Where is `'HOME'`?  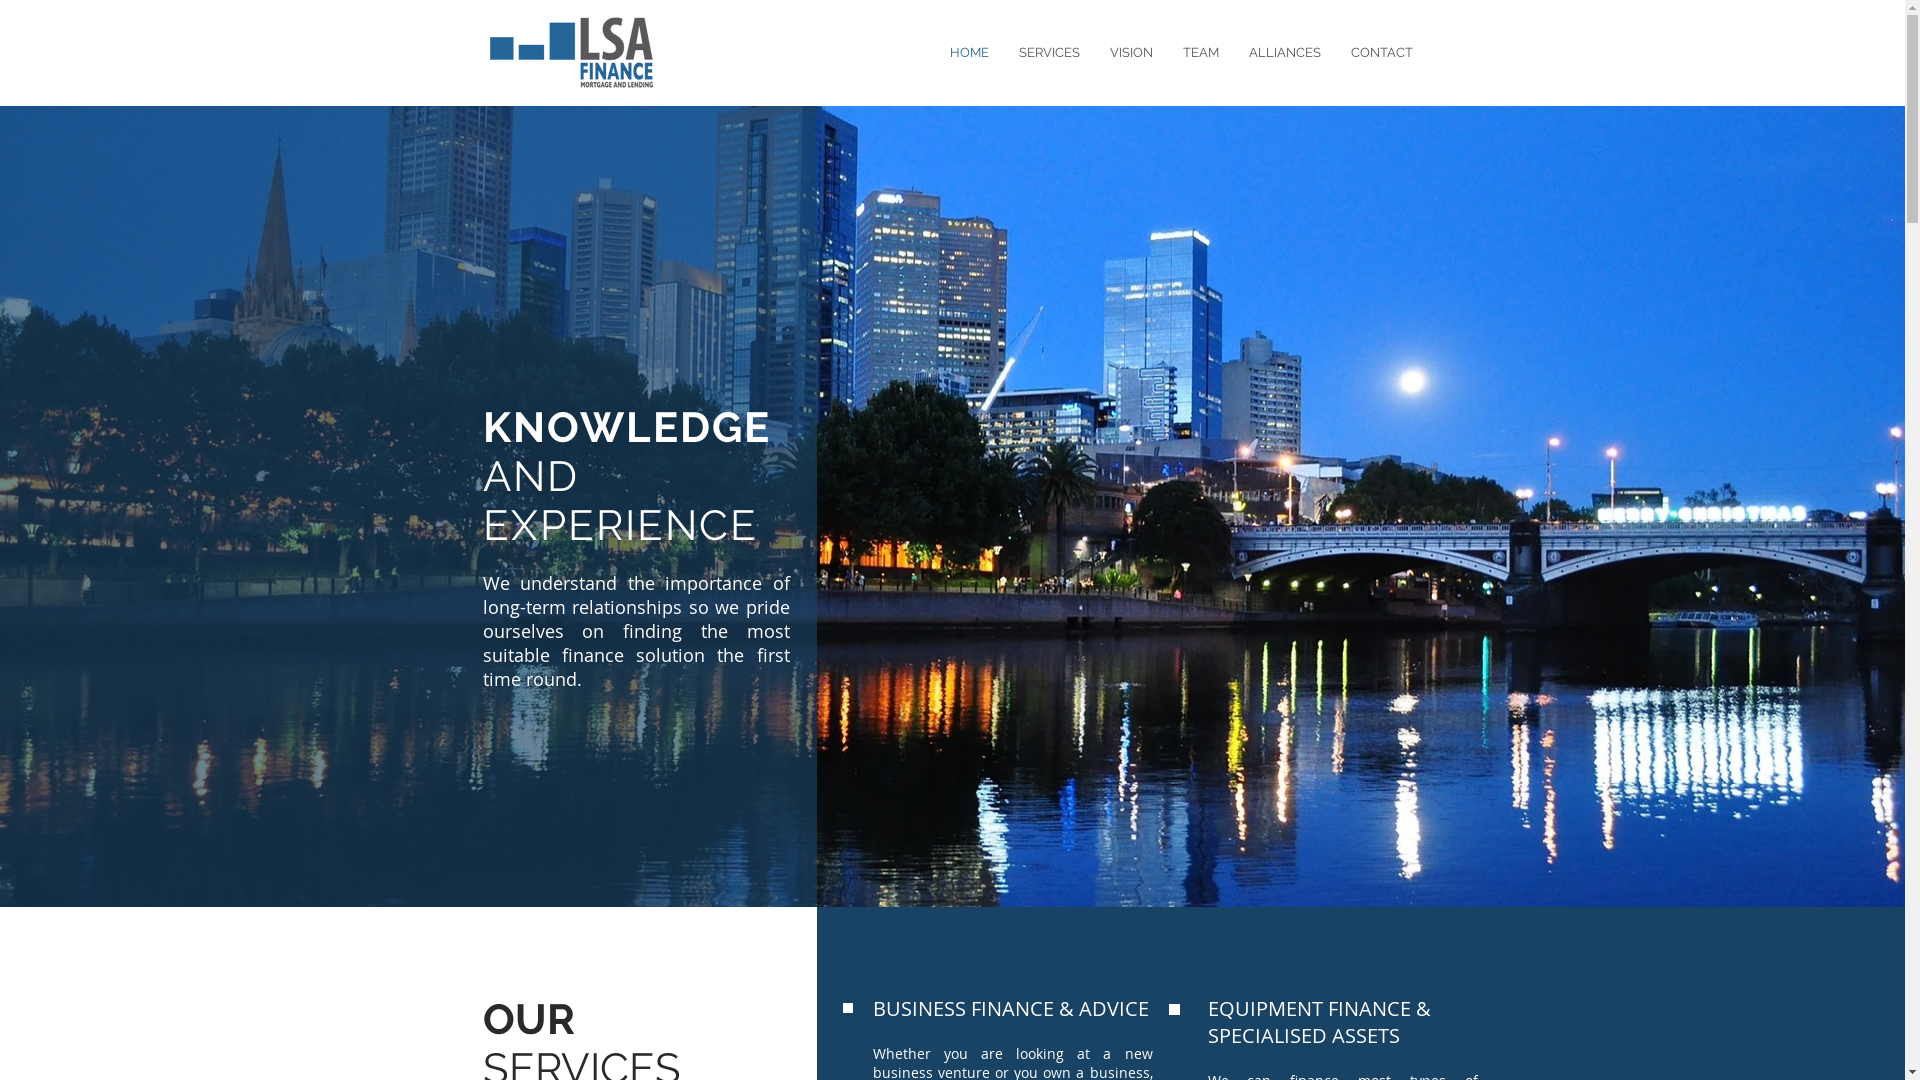 'HOME' is located at coordinates (933, 52).